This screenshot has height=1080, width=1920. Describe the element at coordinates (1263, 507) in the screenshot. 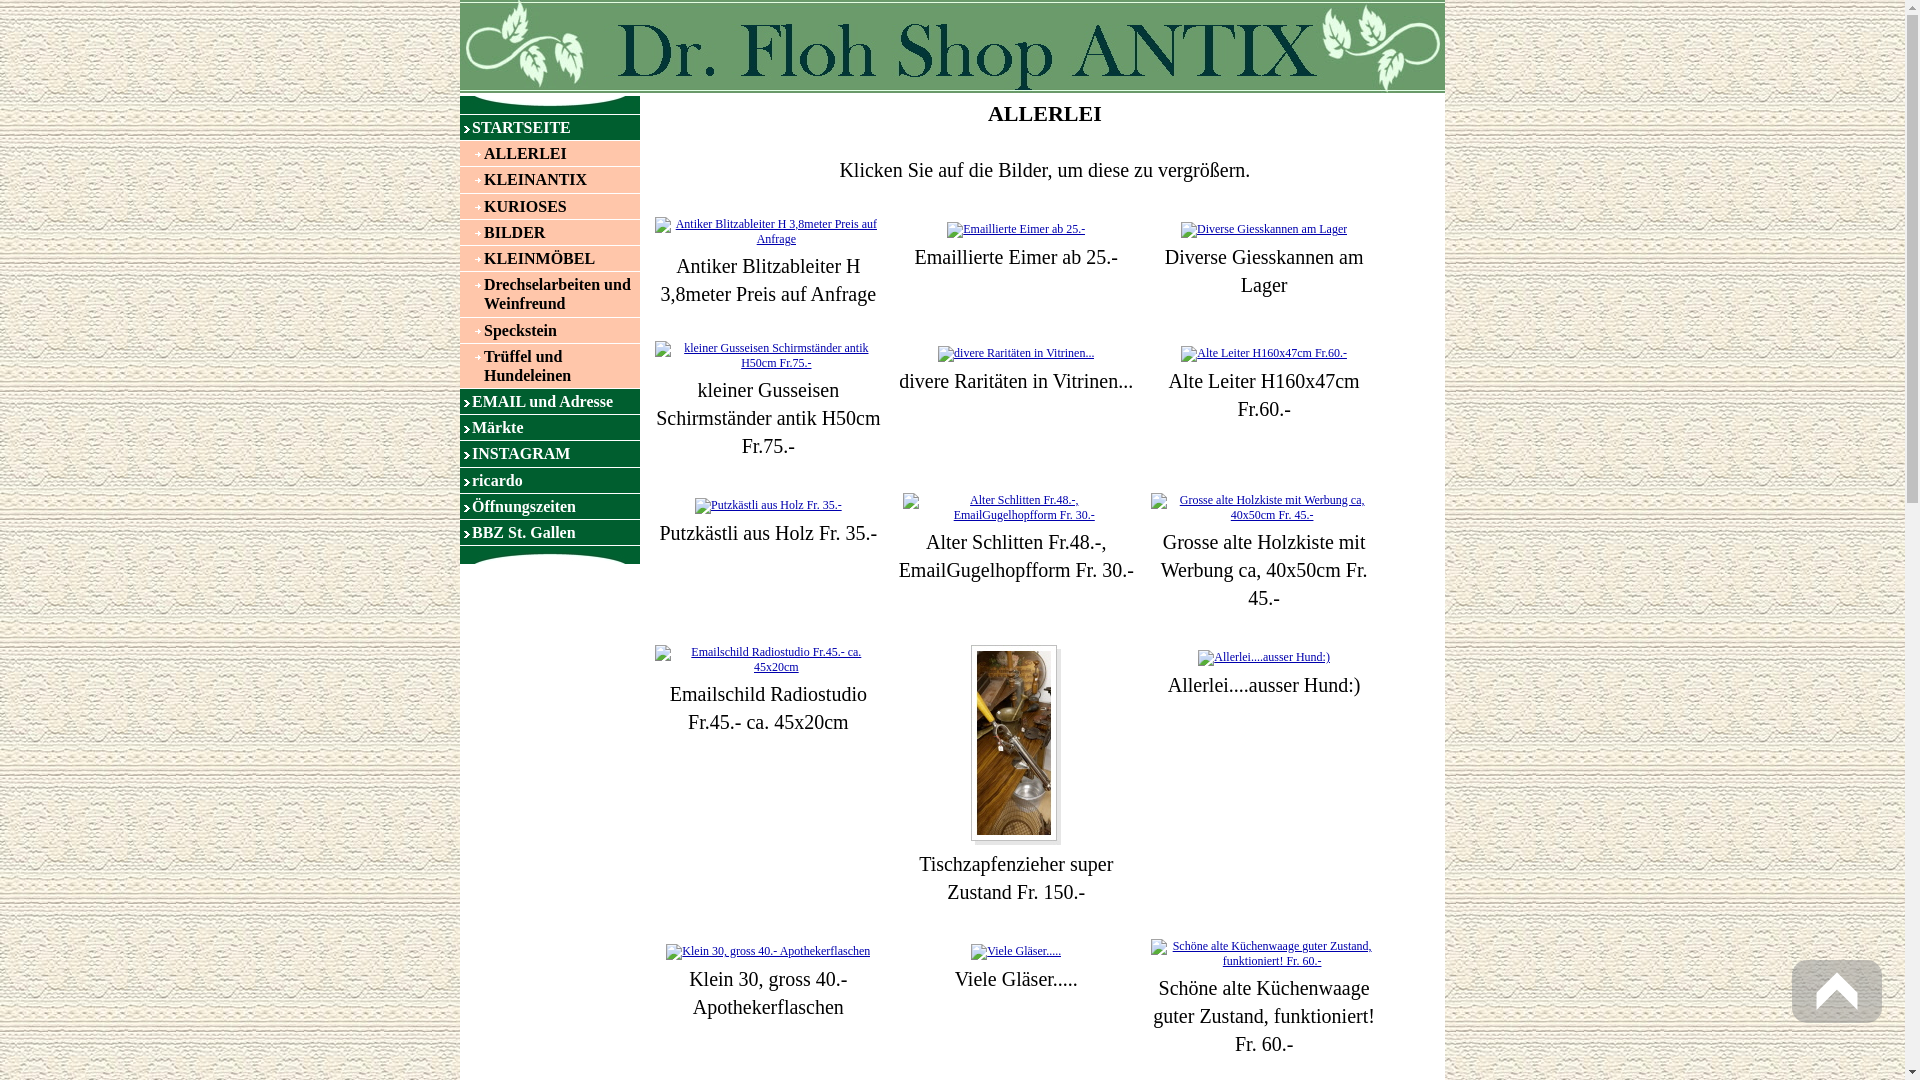

I see `'Grosse alte Holzkiste mit Werbung ca, 40x50cm Fr. 45.-'` at that location.